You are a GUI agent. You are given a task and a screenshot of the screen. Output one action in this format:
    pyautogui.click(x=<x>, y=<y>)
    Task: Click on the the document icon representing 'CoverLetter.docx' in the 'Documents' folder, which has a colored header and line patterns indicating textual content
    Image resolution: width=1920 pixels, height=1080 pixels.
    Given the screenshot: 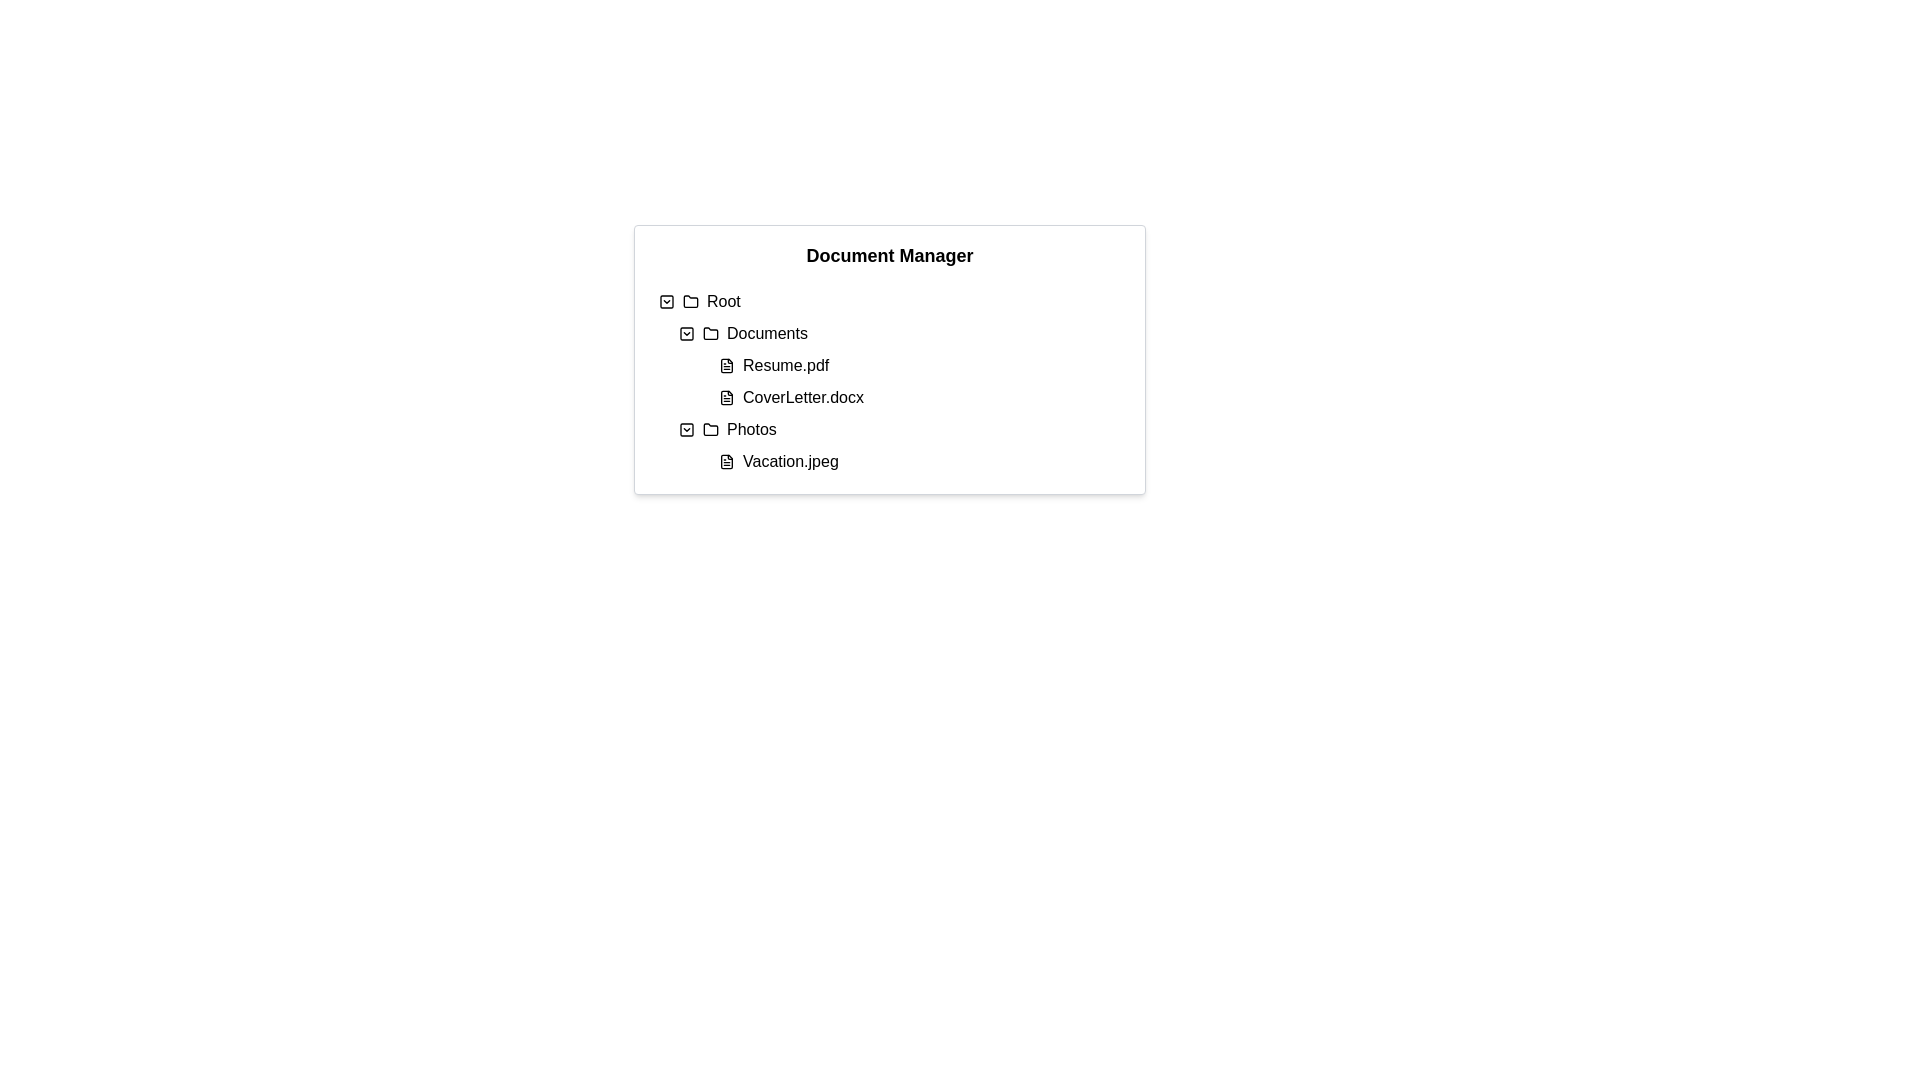 What is the action you would take?
    pyautogui.click(x=725, y=397)
    